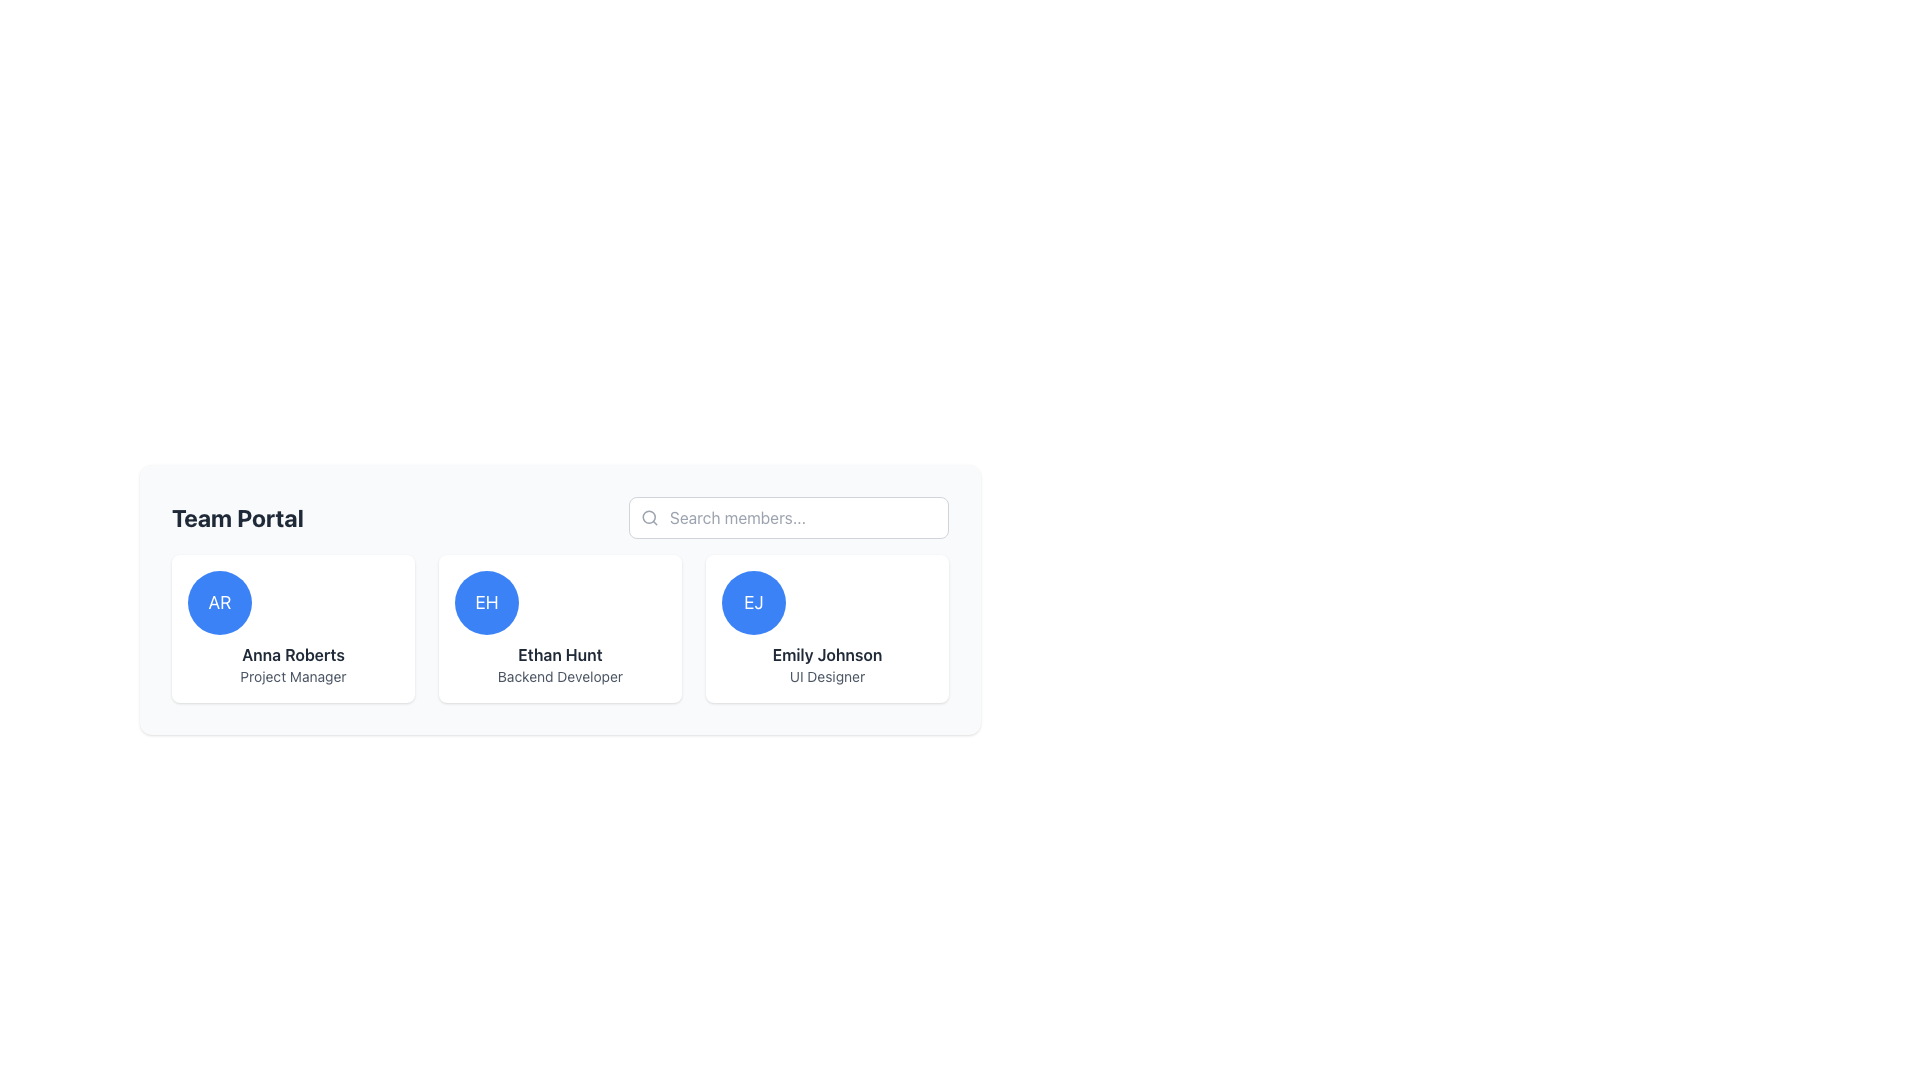  What do you see at coordinates (220, 601) in the screenshot?
I see `the avatar representing user Anna Roberts, located in the first column of the first row in the 'Team Portal' section` at bounding box center [220, 601].